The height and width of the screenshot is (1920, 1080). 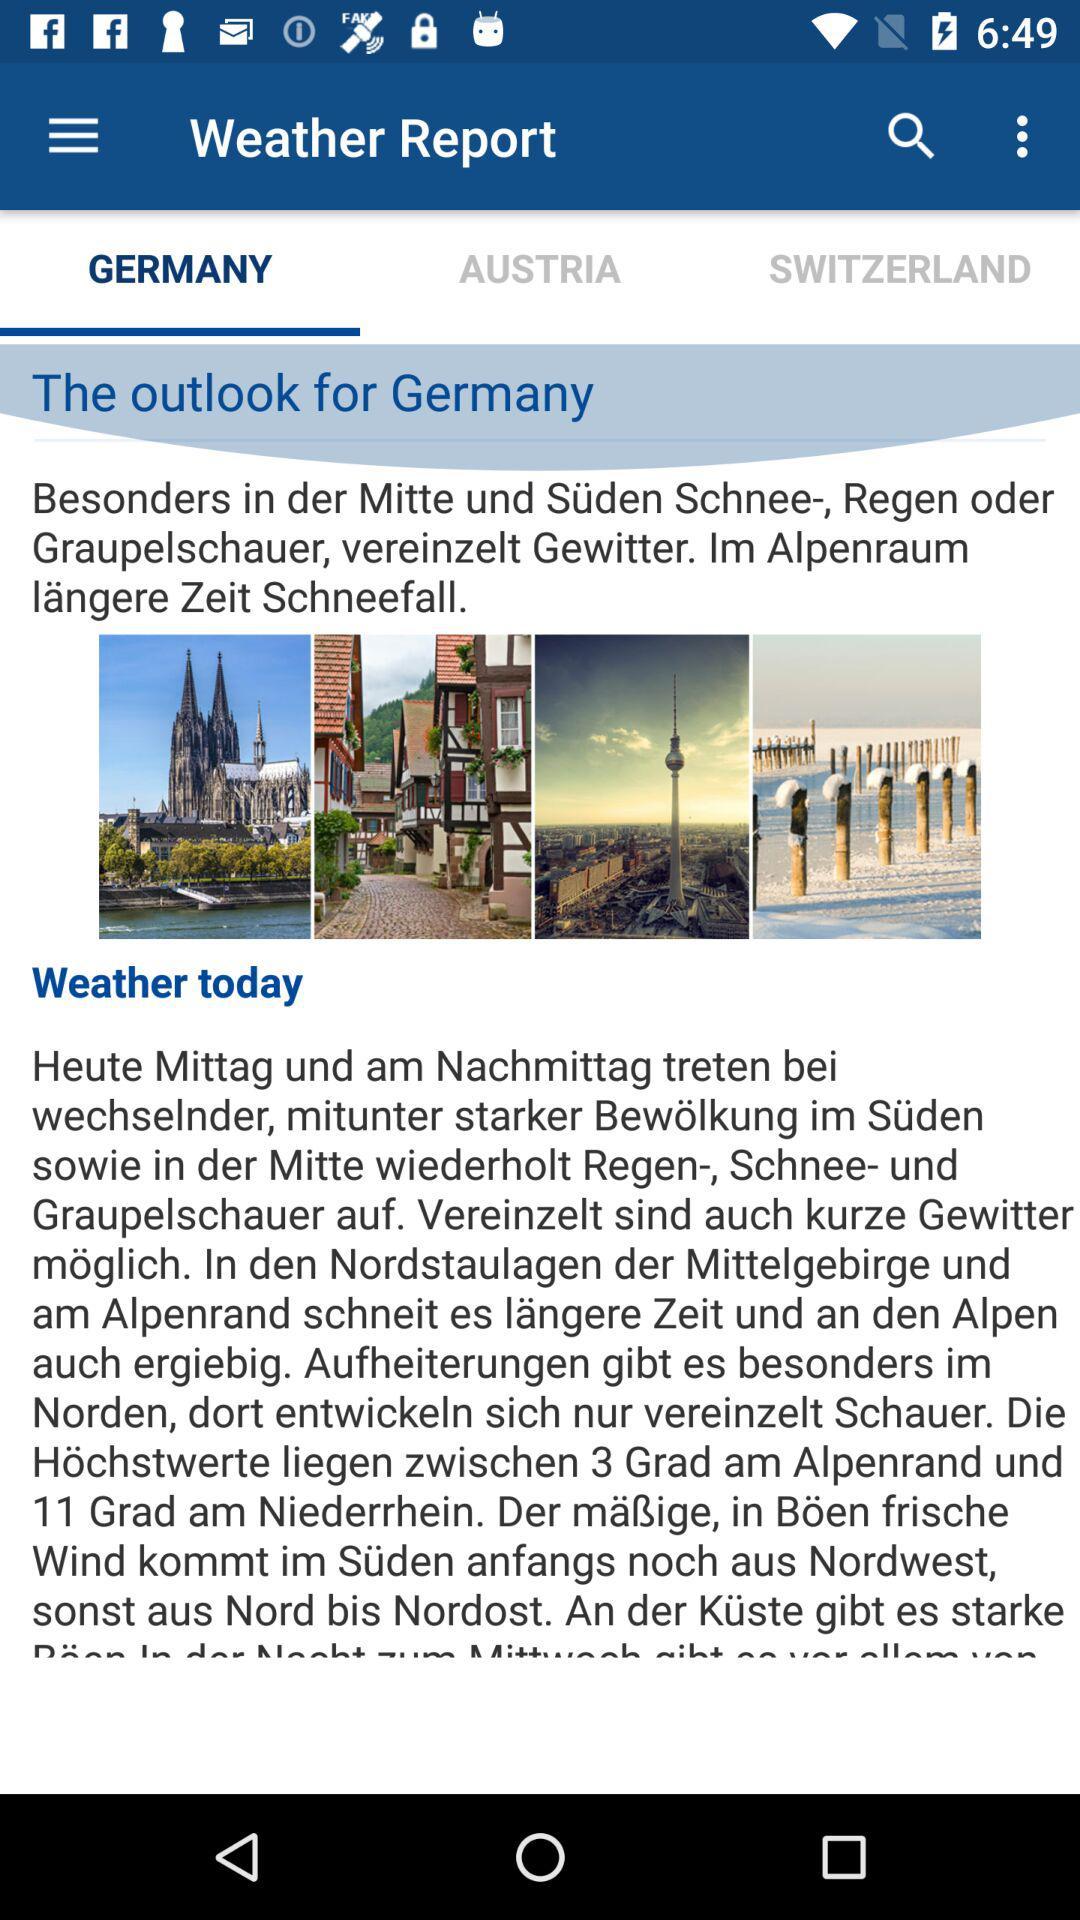 What do you see at coordinates (72, 135) in the screenshot?
I see `the item above germany item` at bounding box center [72, 135].